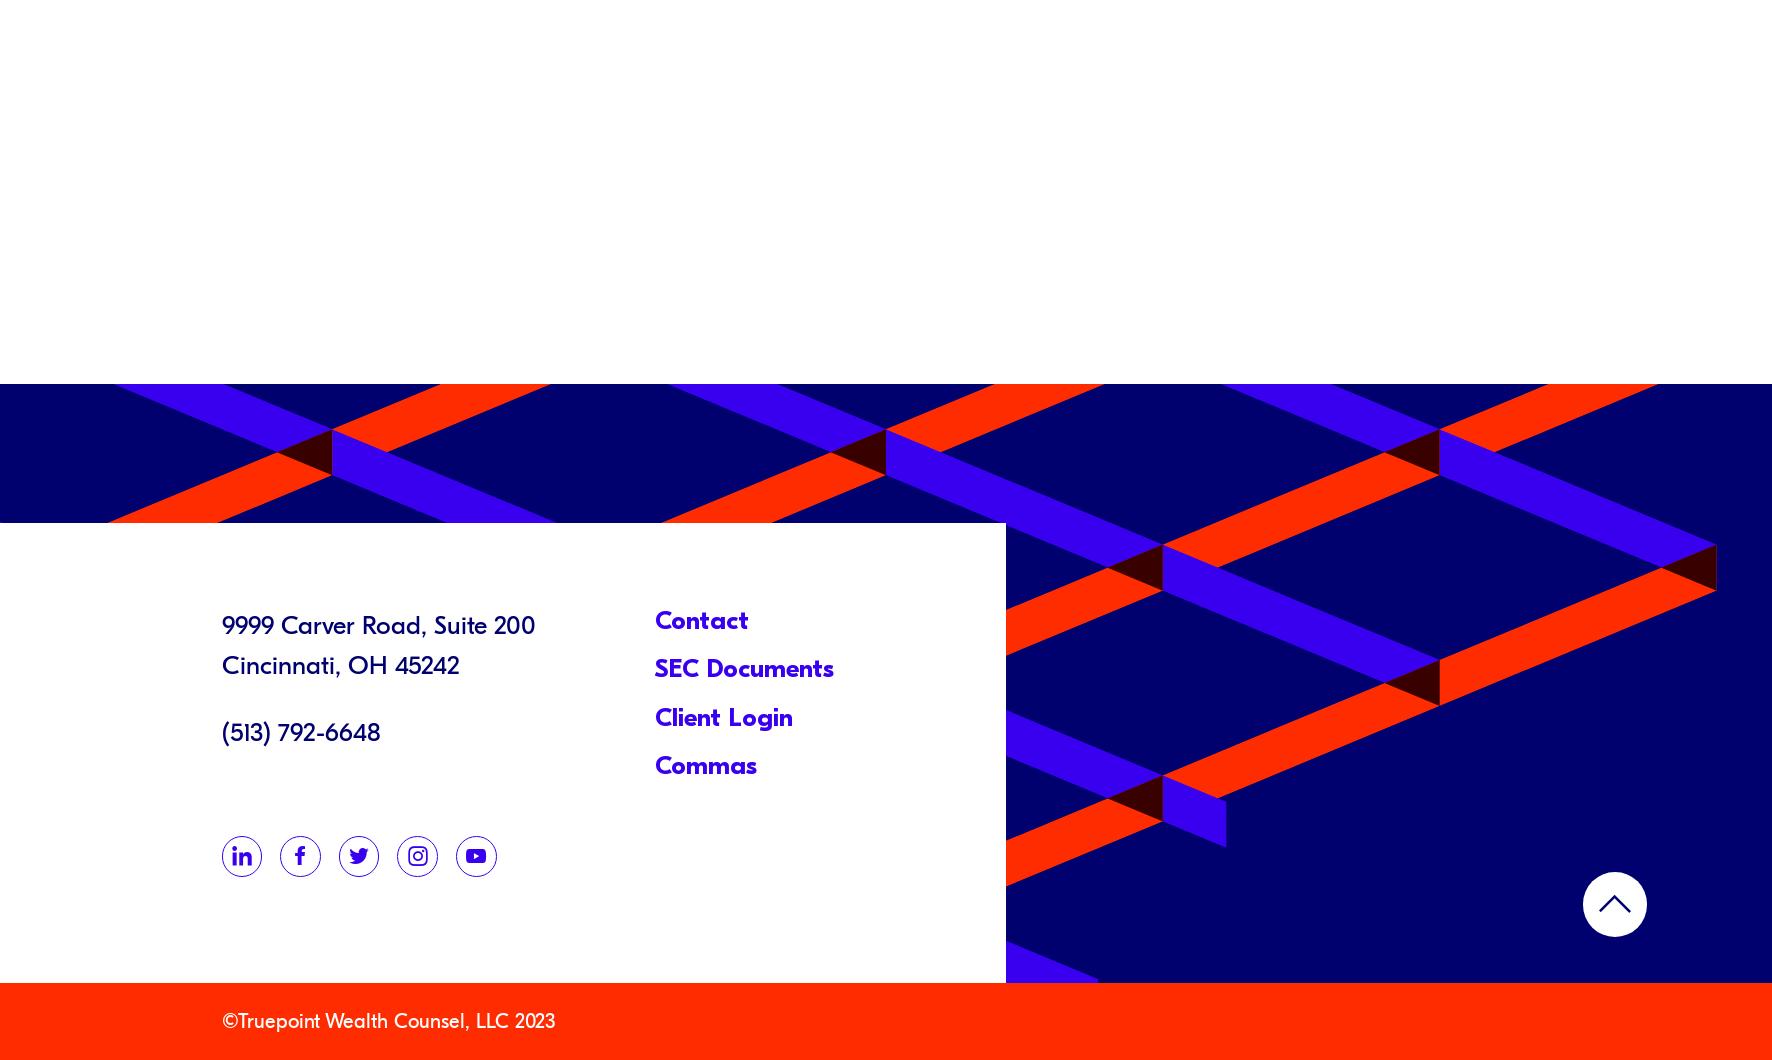 The height and width of the screenshot is (1060, 1772). Describe the element at coordinates (377, 624) in the screenshot. I see `'9999 Carver Road, Suite 200'` at that location.